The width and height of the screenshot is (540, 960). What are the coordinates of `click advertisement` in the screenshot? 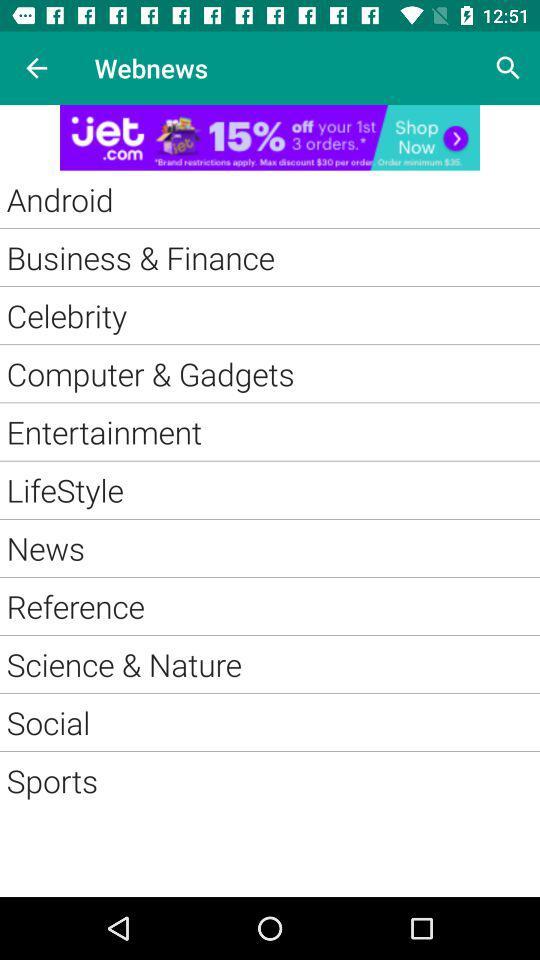 It's located at (270, 136).